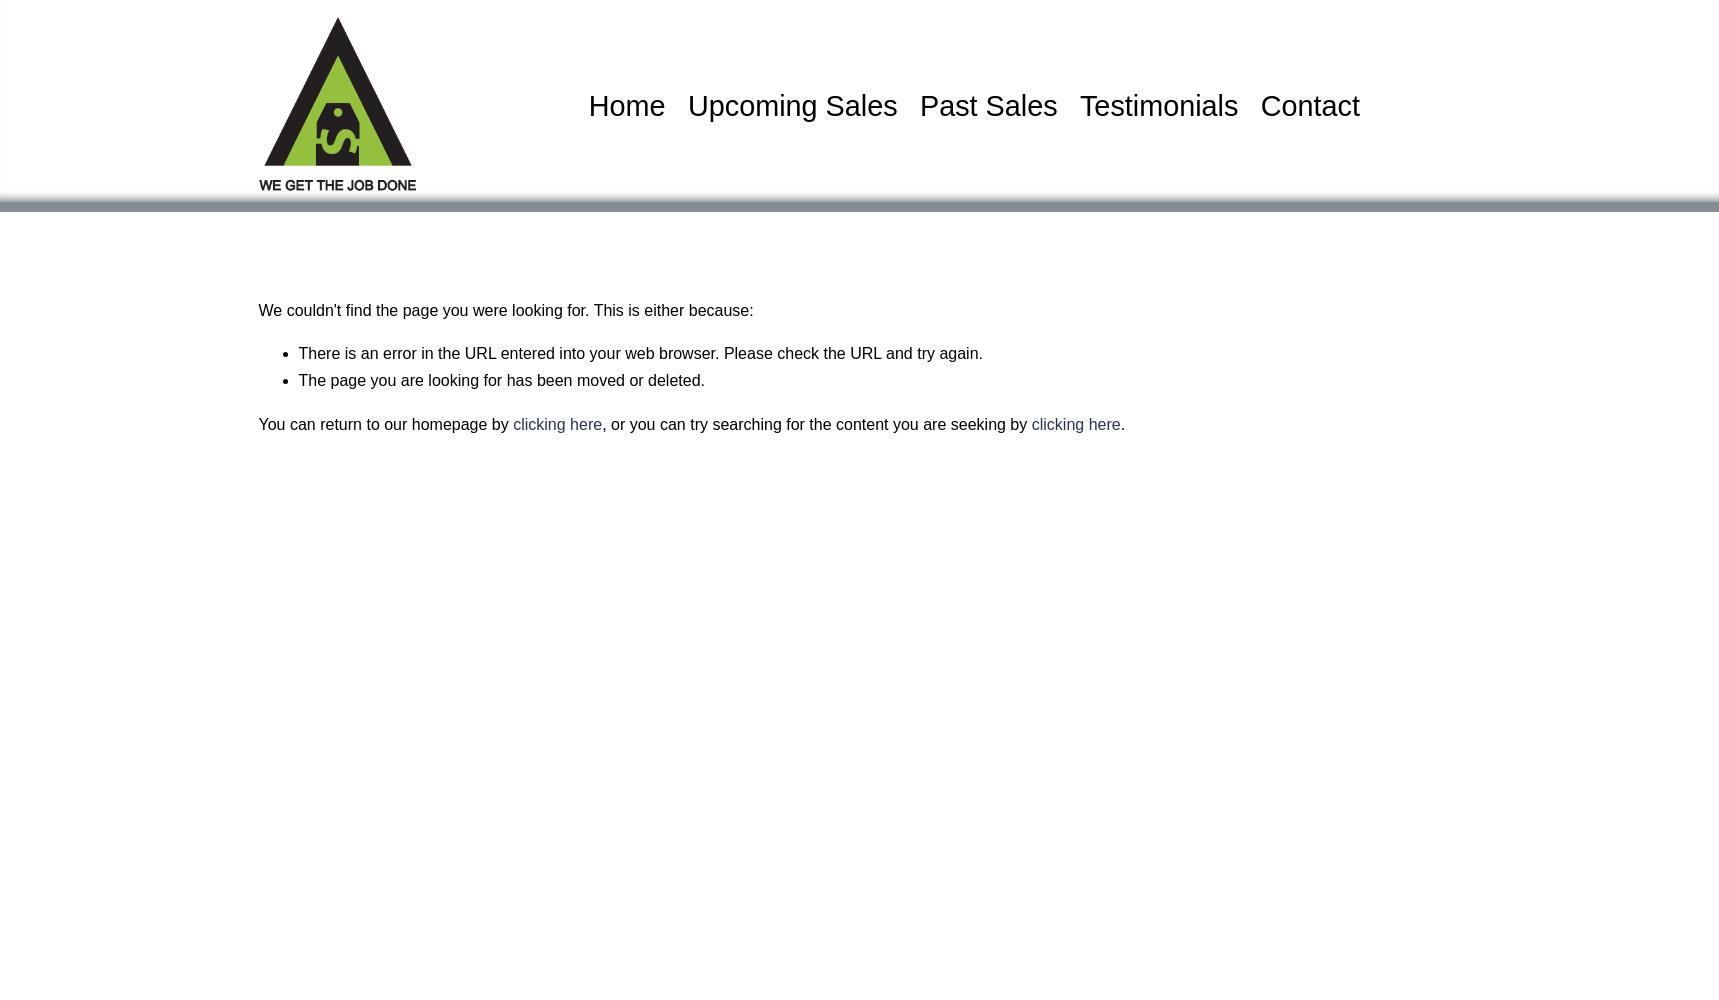  I want to click on 'You can return to our homepage by', so click(384, 423).